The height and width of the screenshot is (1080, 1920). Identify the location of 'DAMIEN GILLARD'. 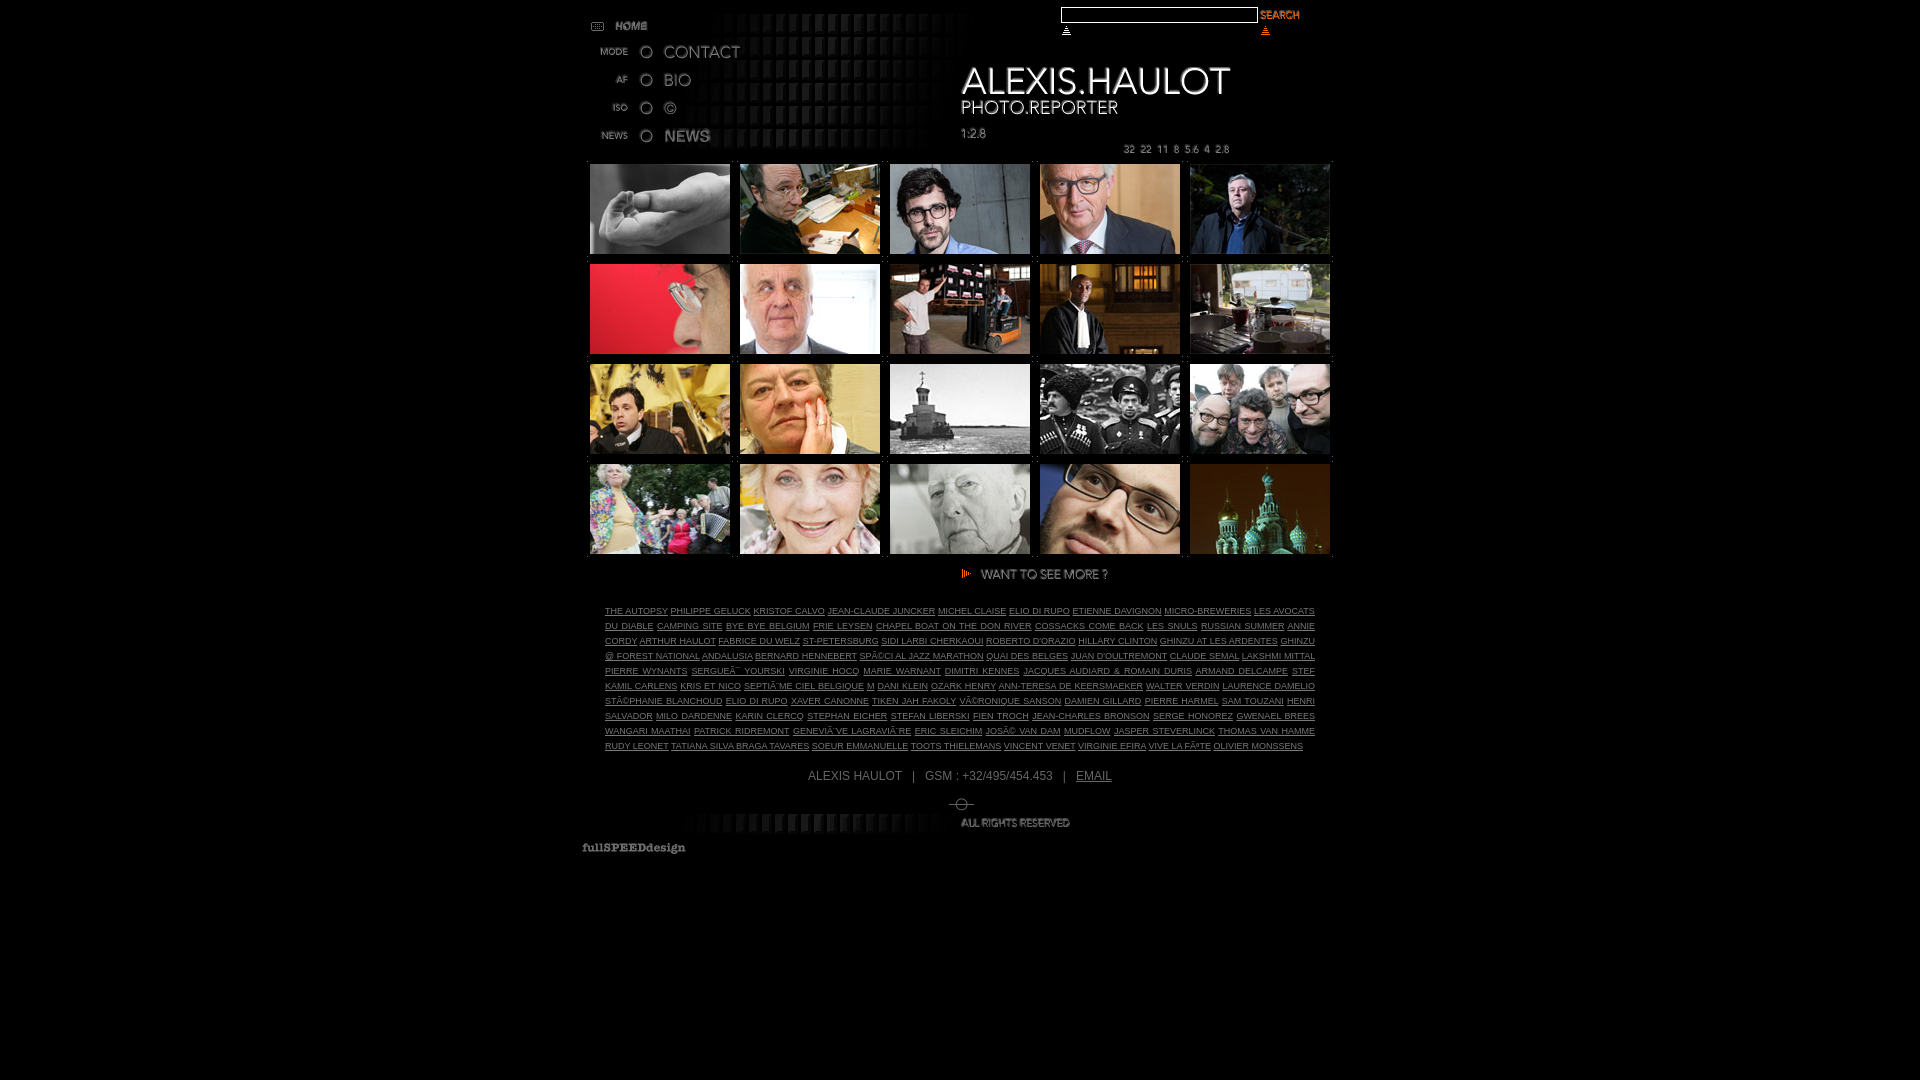
(1102, 700).